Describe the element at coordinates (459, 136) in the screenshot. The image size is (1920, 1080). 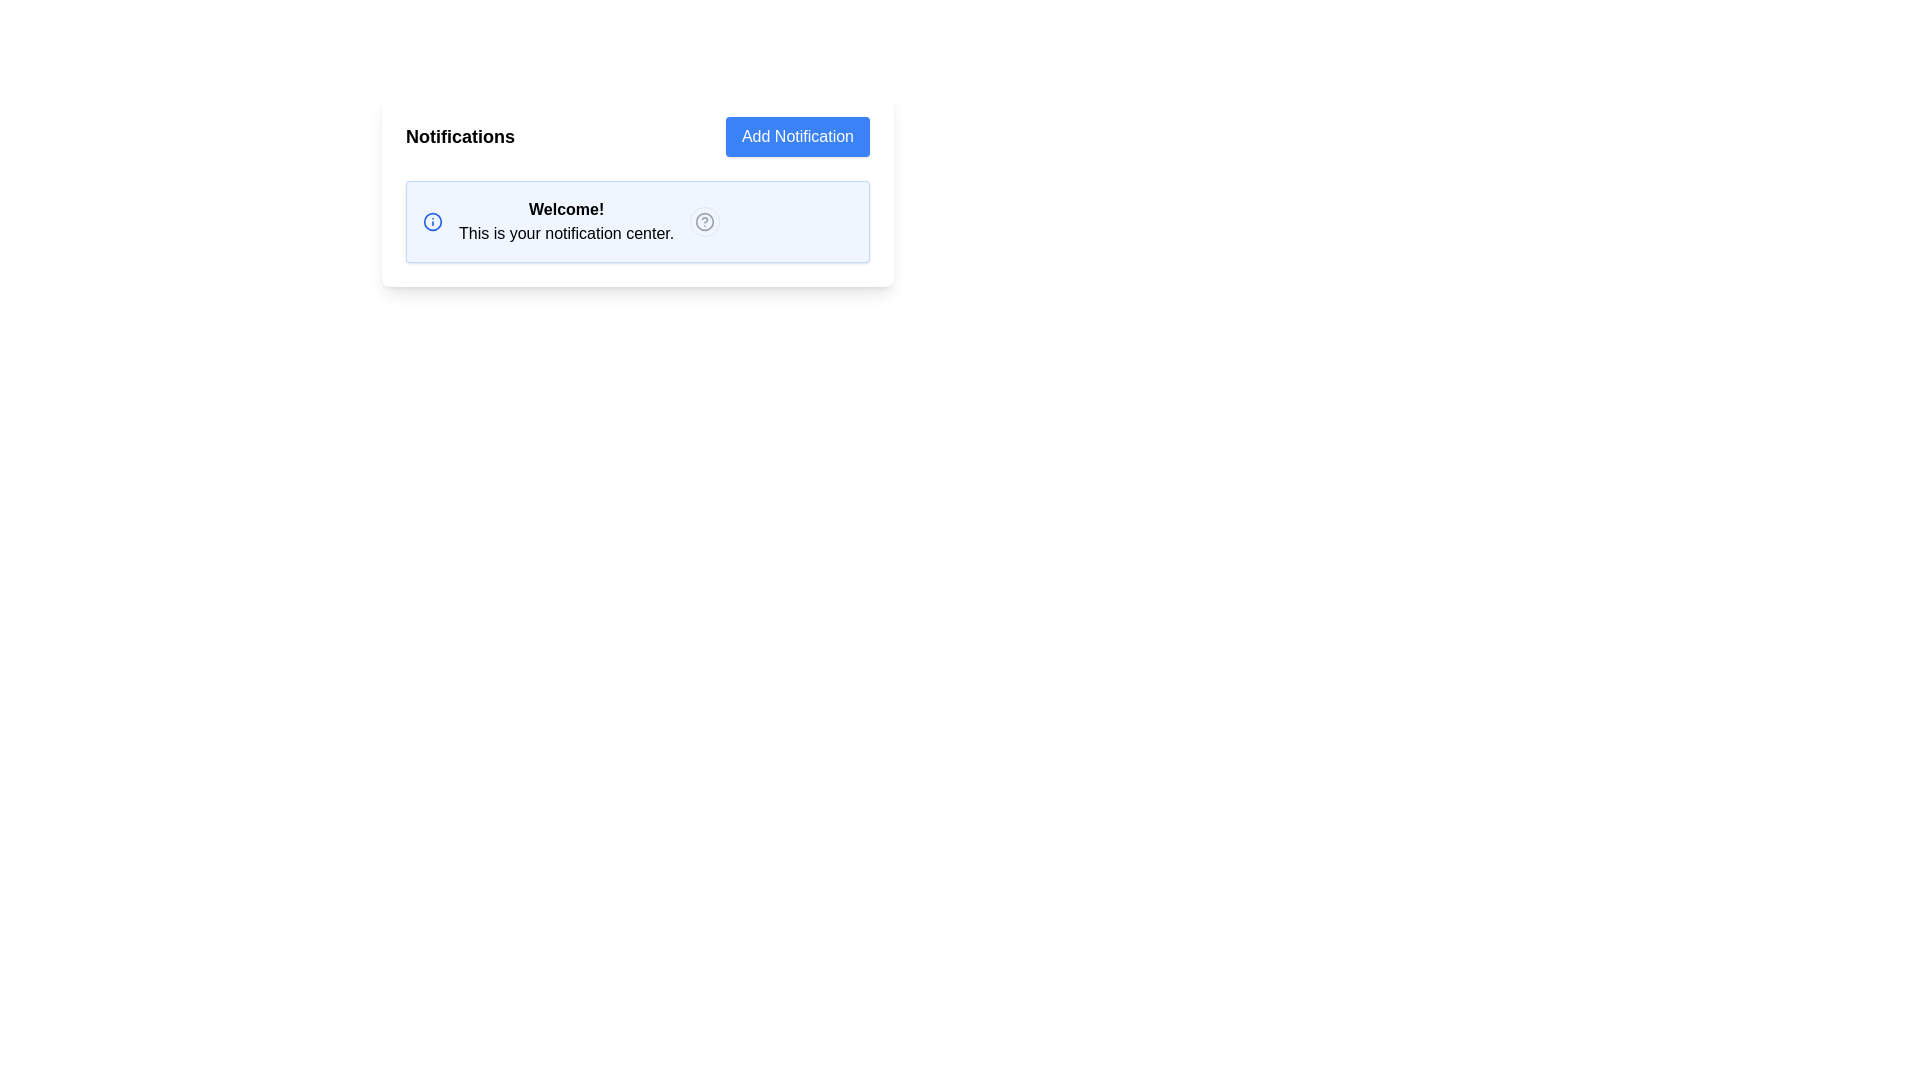
I see `the 'Notifications' text label, which is bold and large, located in the top-left corner of the header, next to the 'Add Notification' button` at that location.